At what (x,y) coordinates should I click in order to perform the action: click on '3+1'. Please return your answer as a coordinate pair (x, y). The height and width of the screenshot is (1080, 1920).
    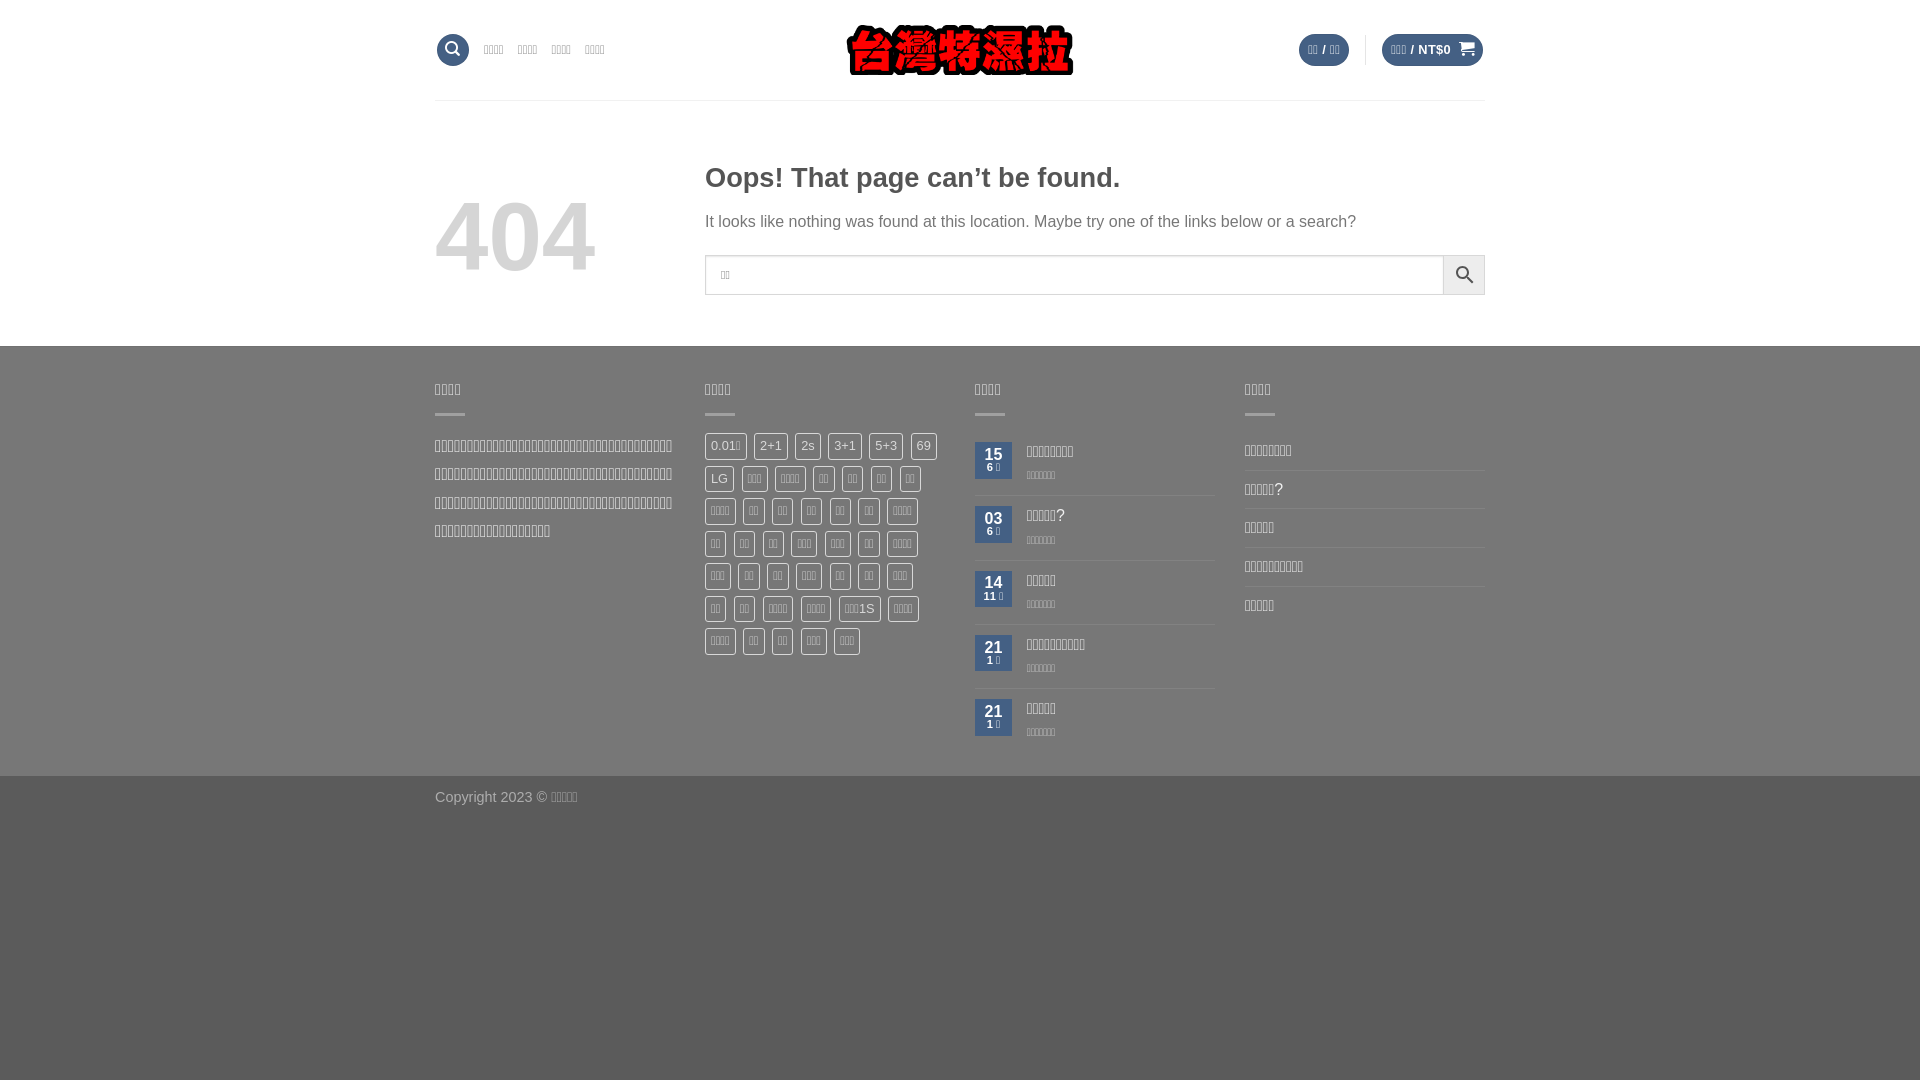
    Looking at the image, I should click on (844, 445).